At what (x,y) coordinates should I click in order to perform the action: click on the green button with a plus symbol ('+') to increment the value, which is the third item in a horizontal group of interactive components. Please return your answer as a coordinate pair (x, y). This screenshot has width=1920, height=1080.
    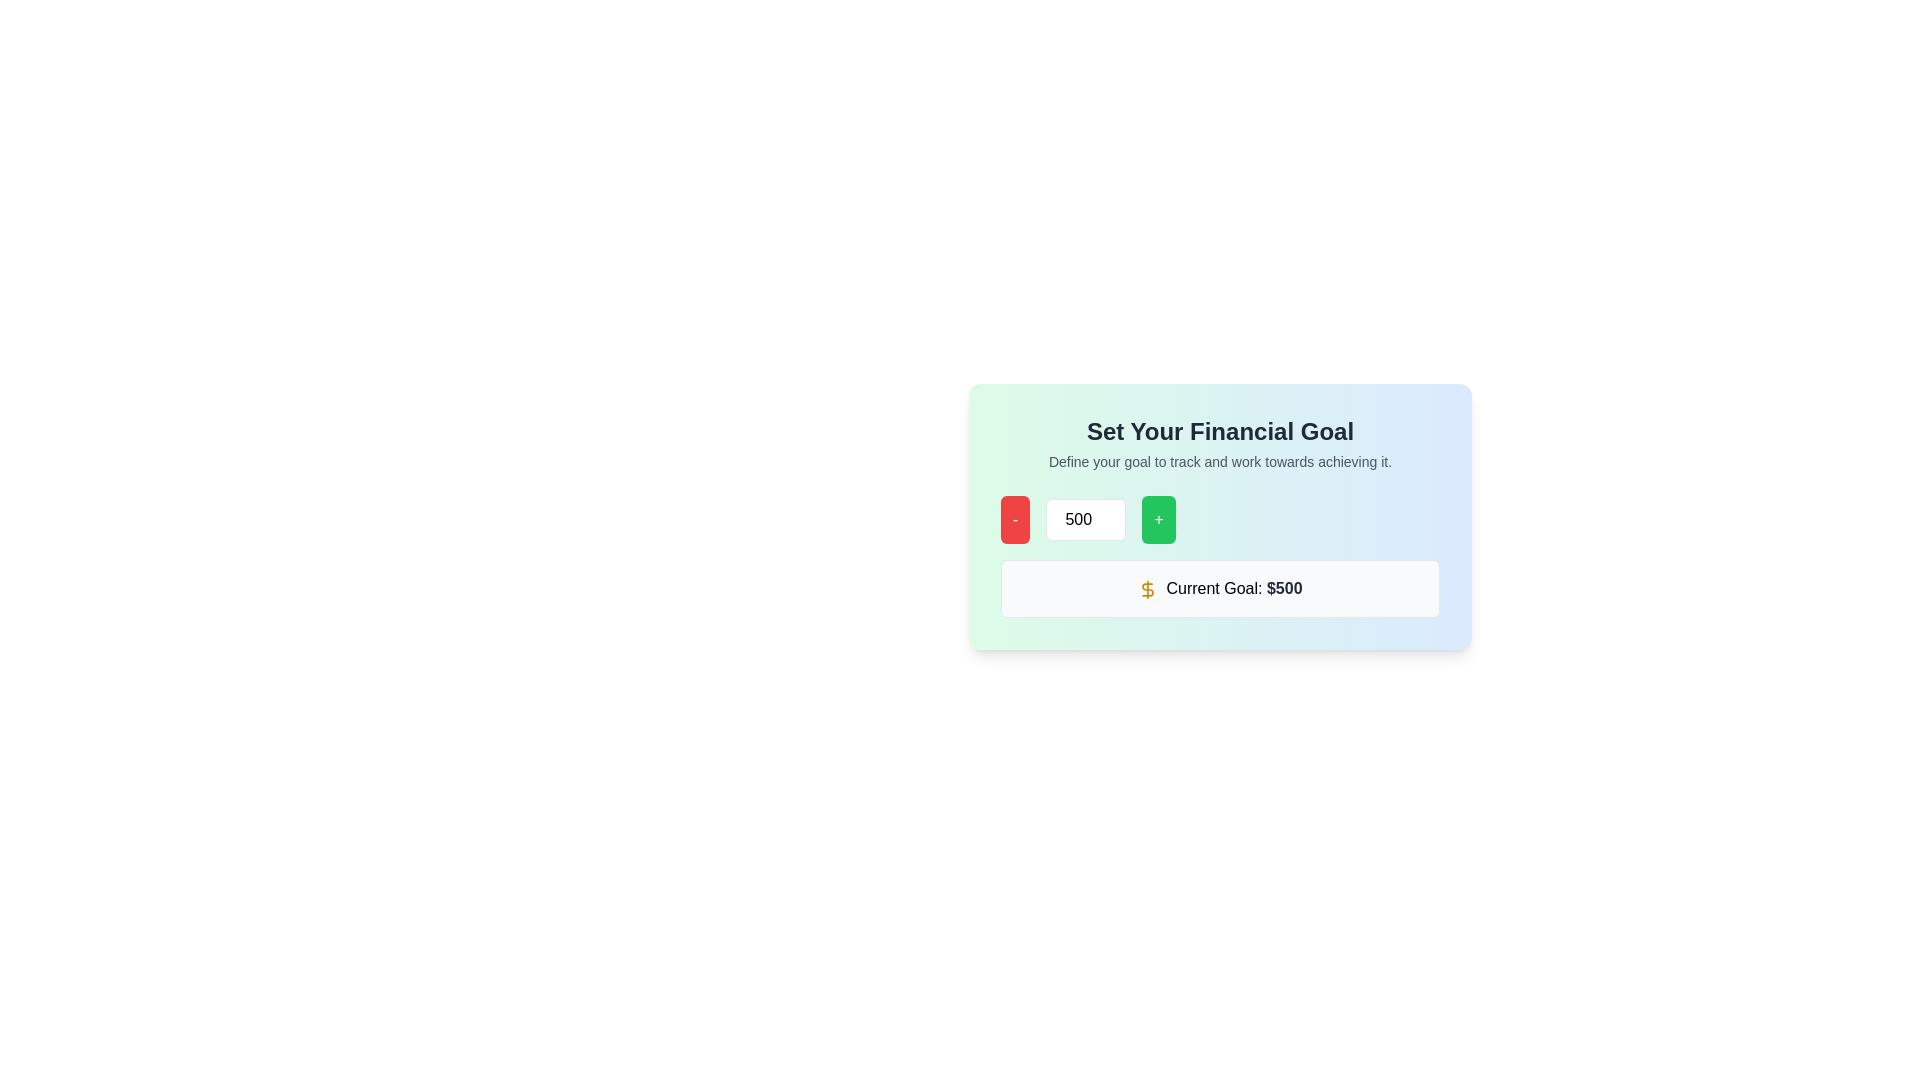
    Looking at the image, I should click on (1158, 519).